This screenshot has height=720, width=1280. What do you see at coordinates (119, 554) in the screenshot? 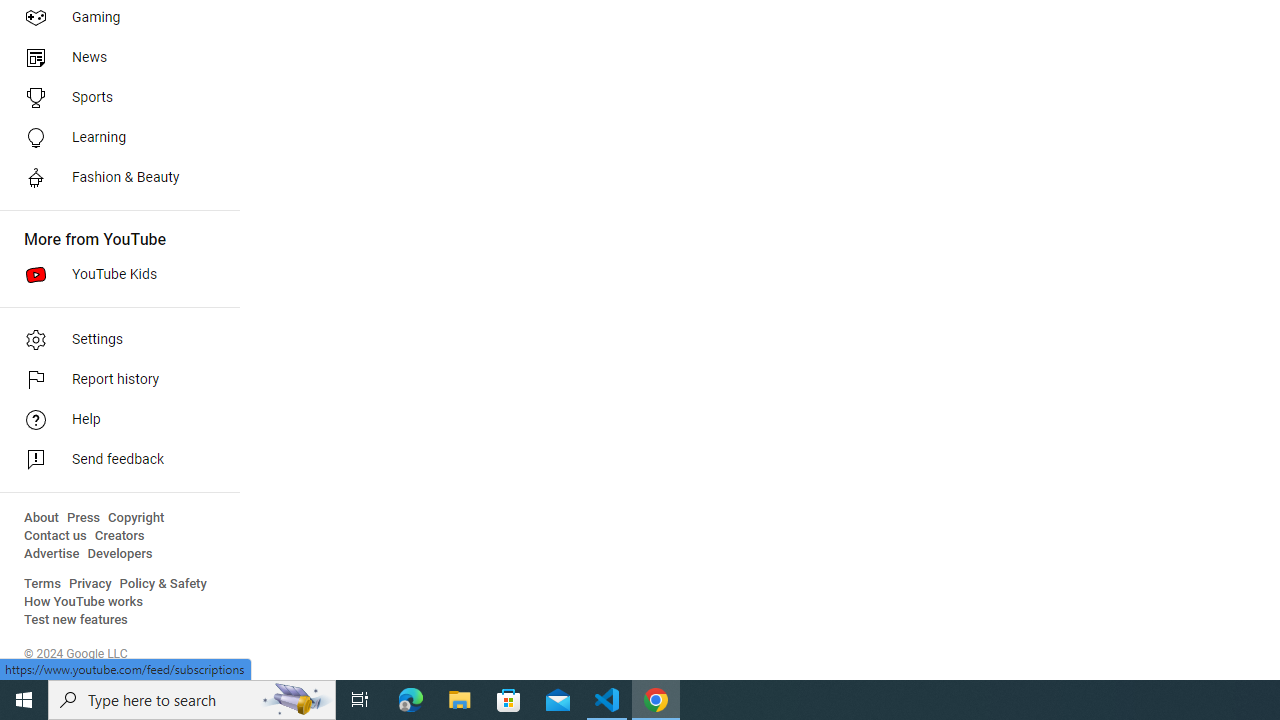
I see `'Developers'` at bounding box center [119, 554].